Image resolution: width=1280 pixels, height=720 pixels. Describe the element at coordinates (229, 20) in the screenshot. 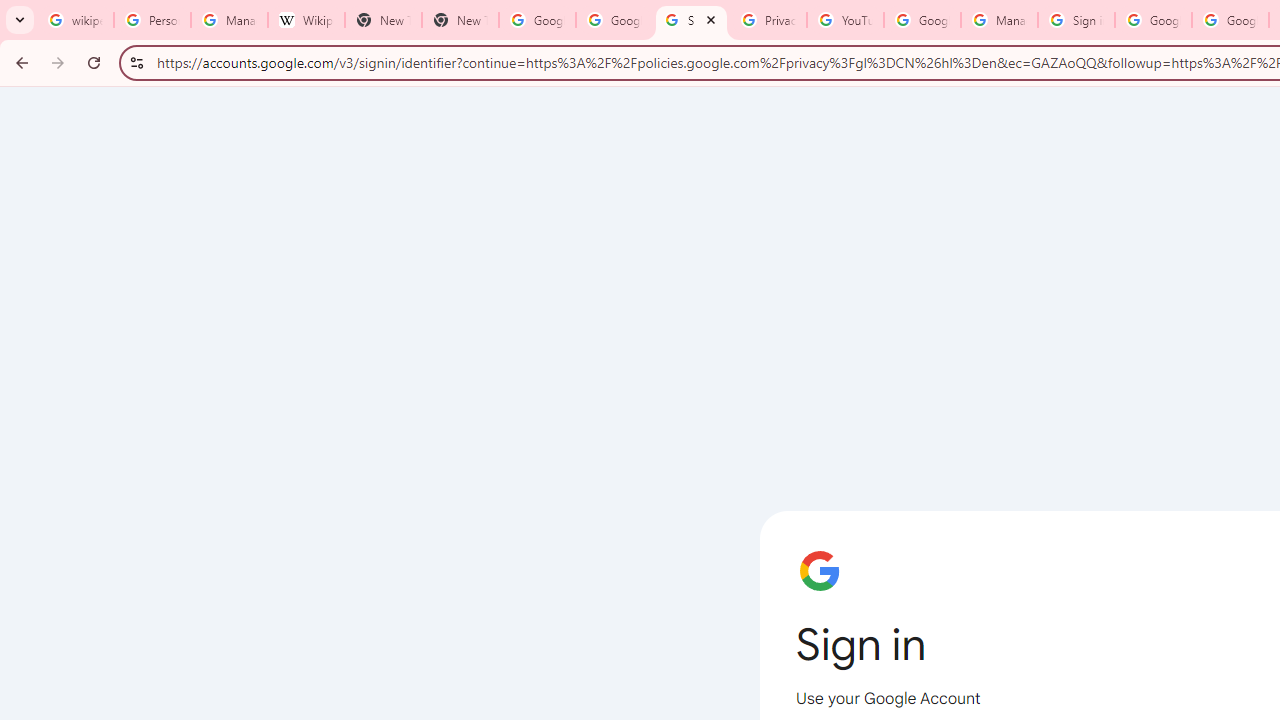

I see `'Manage your Location History - Google Search Help'` at that location.